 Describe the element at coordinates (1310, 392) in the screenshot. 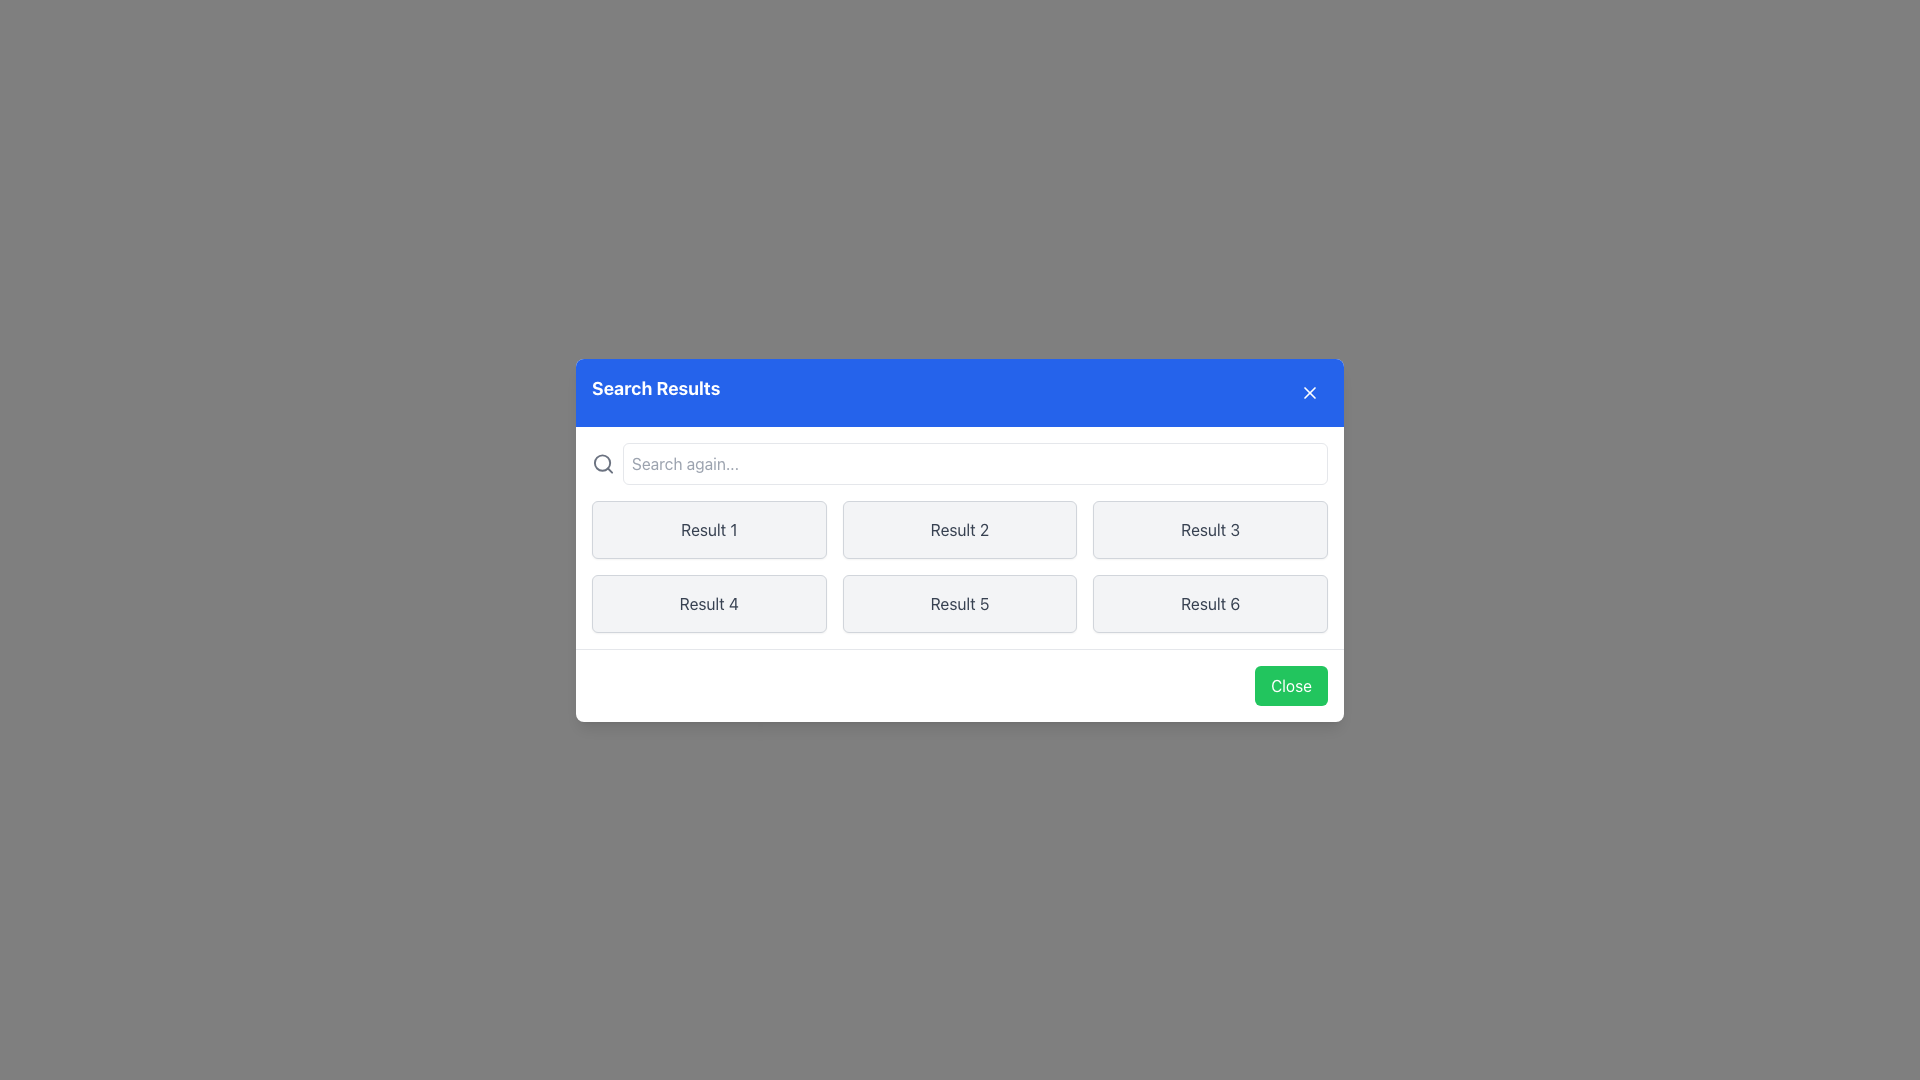

I see `the small rounded icon styled as a cross ('X') in the top-right corner of the blue header bar of the modal window` at that location.